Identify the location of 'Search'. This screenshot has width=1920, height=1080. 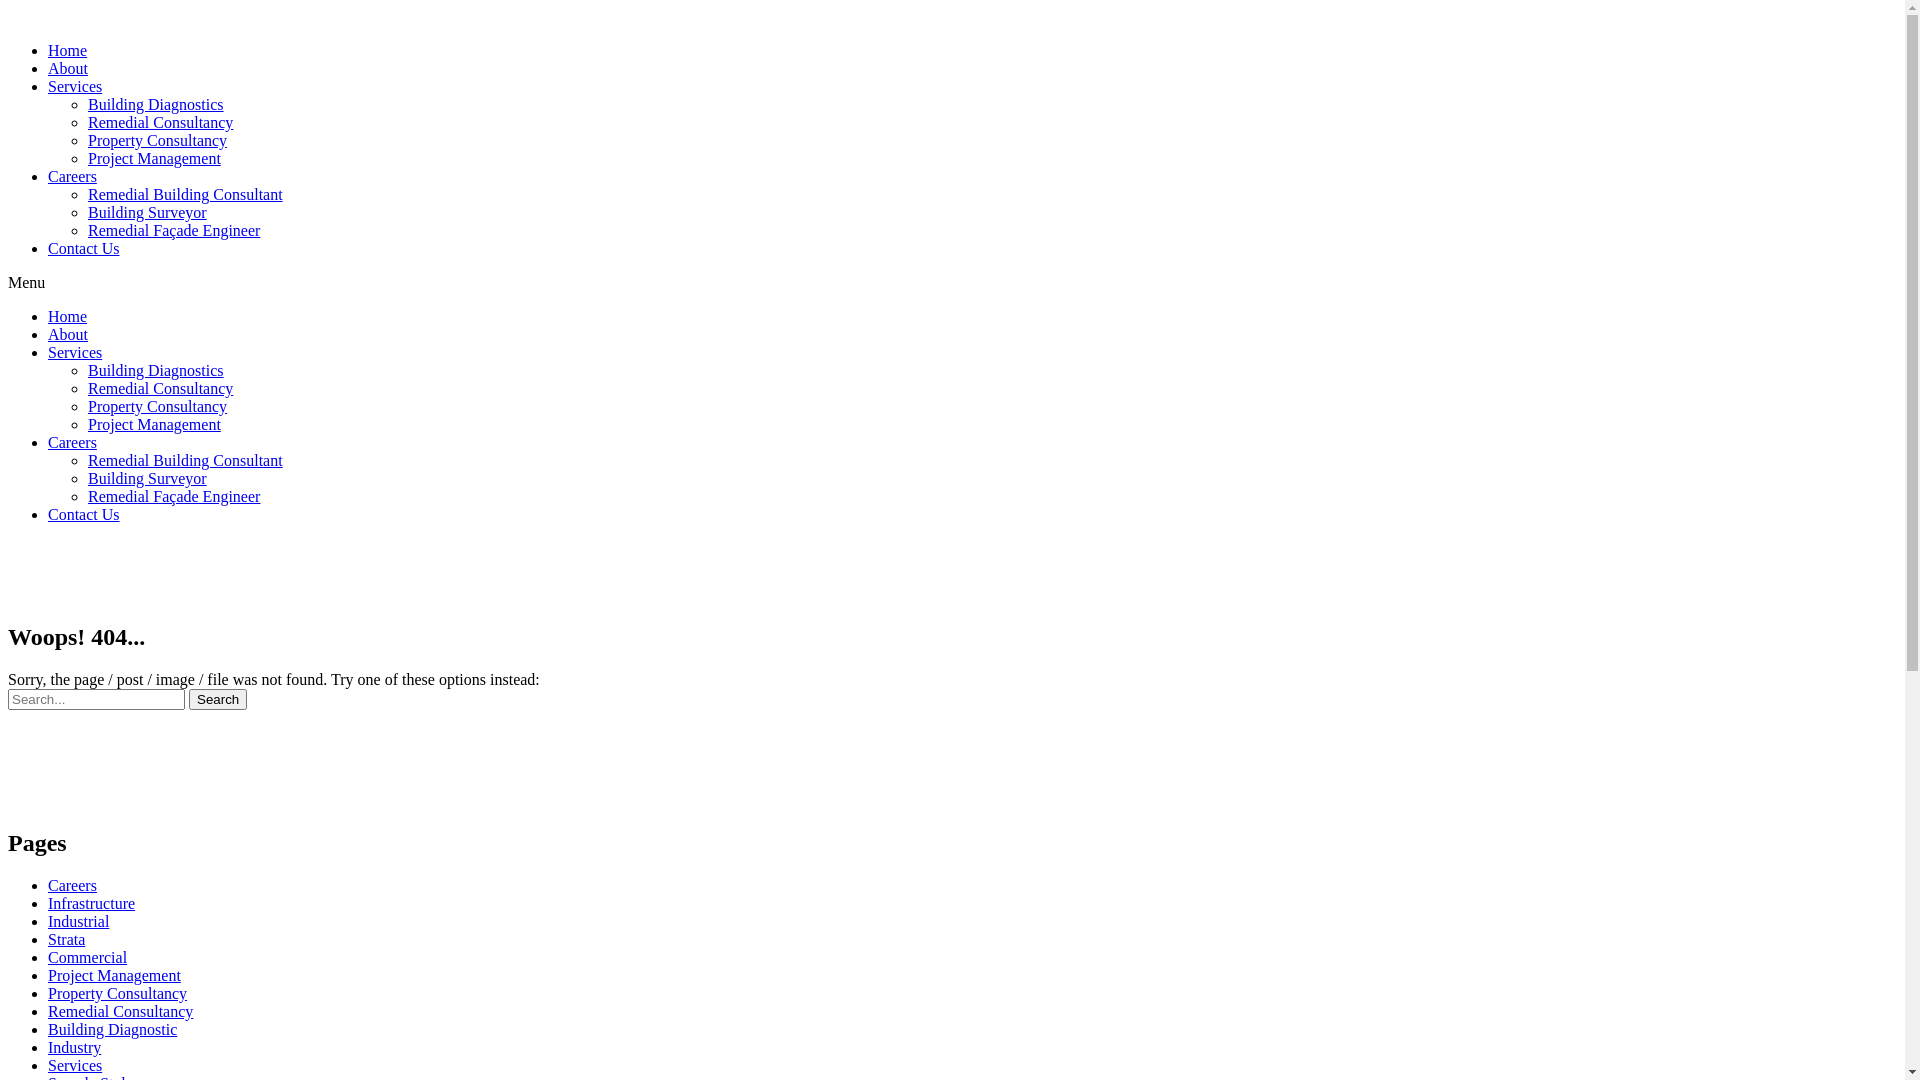
(217, 698).